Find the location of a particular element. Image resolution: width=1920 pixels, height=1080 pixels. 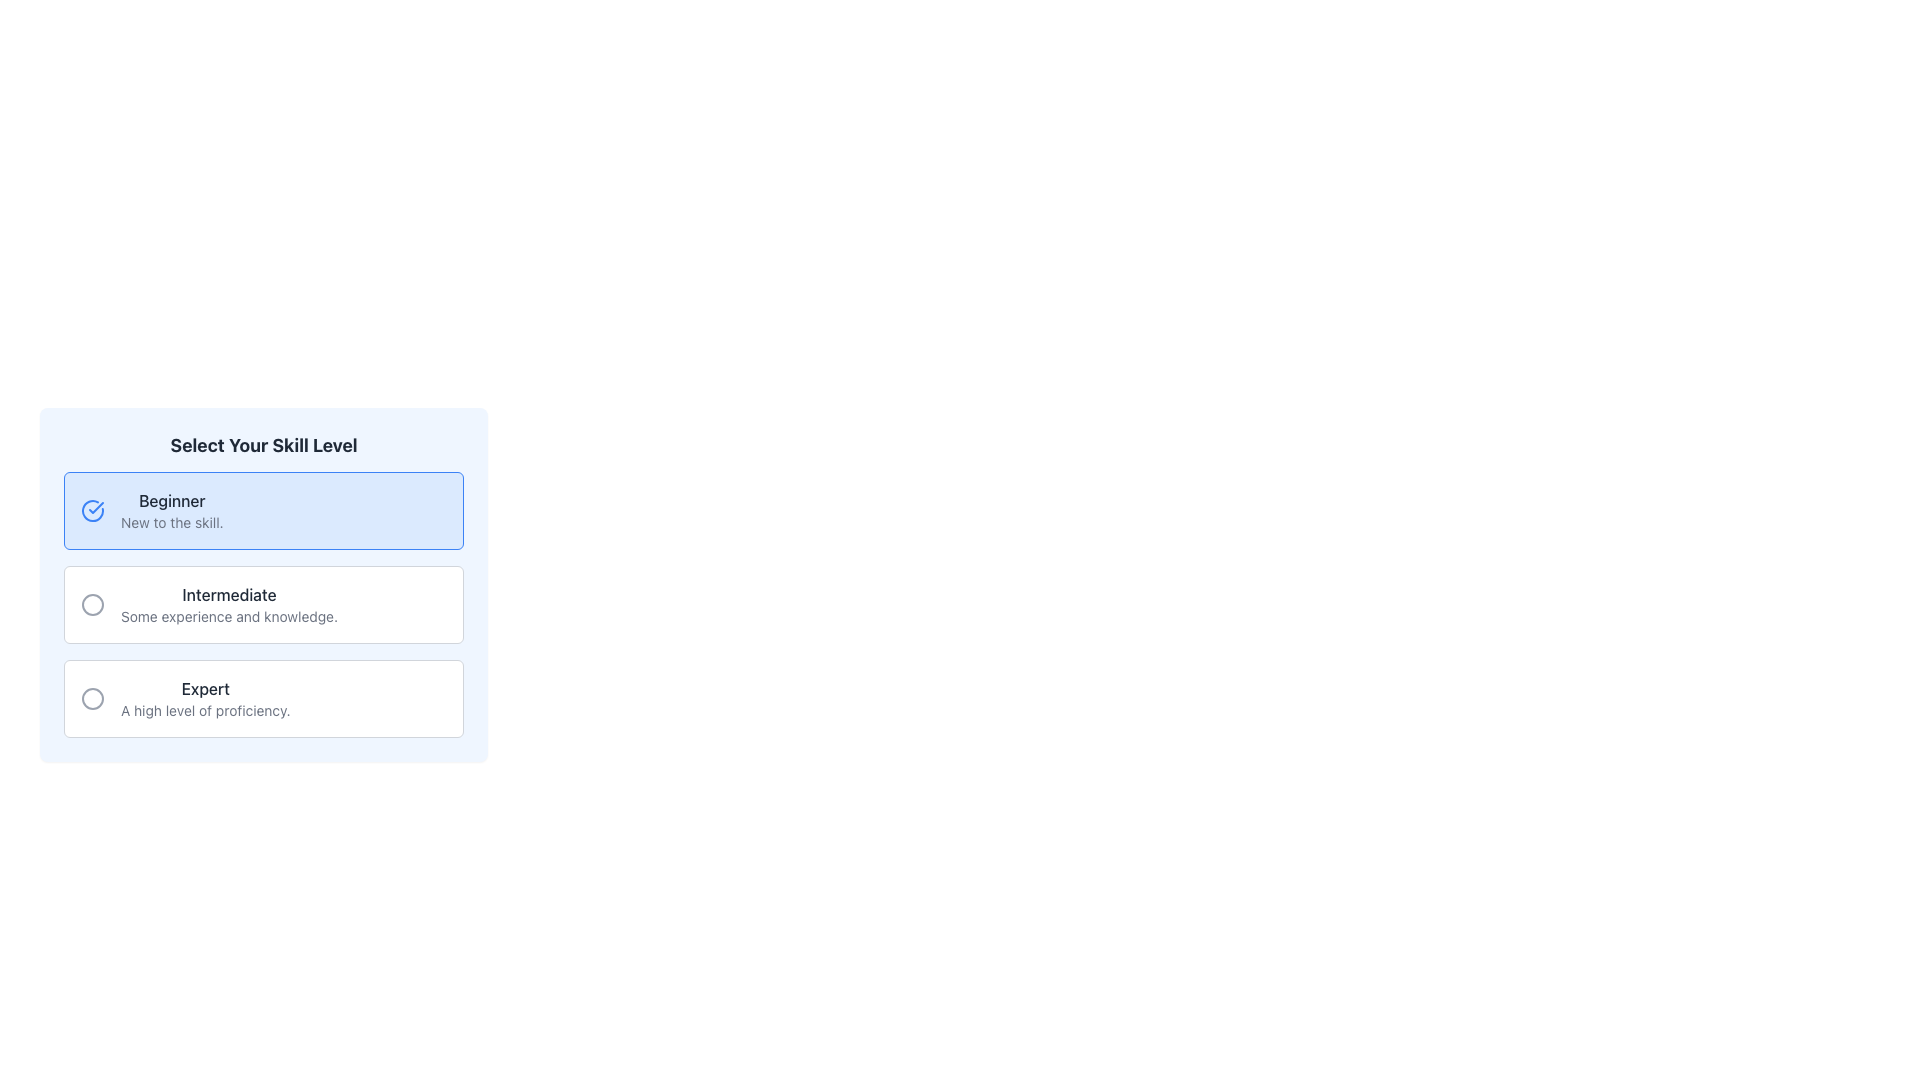

the 'Intermediate' radio selection option, which is the second option in a list of three is located at coordinates (263, 604).